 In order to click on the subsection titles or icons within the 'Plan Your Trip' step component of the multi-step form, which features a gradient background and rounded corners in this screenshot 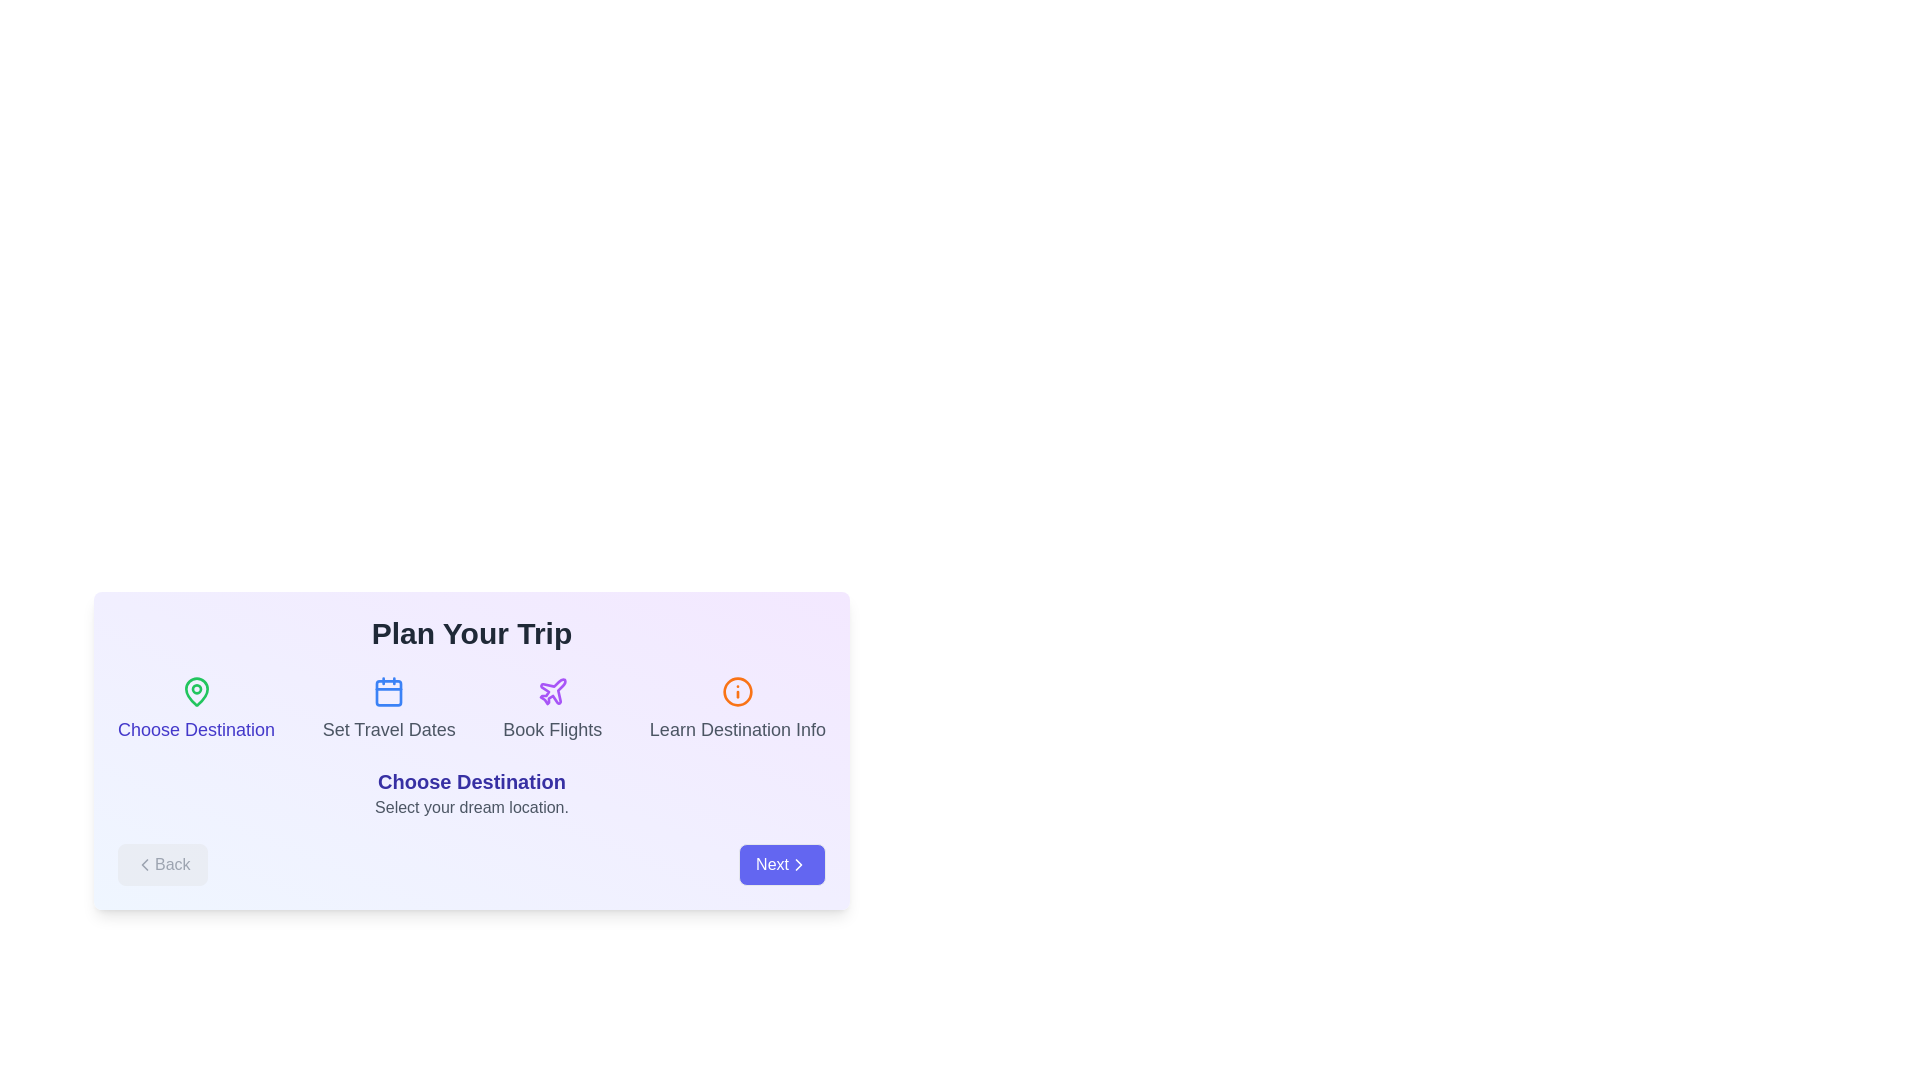, I will do `click(470, 751)`.